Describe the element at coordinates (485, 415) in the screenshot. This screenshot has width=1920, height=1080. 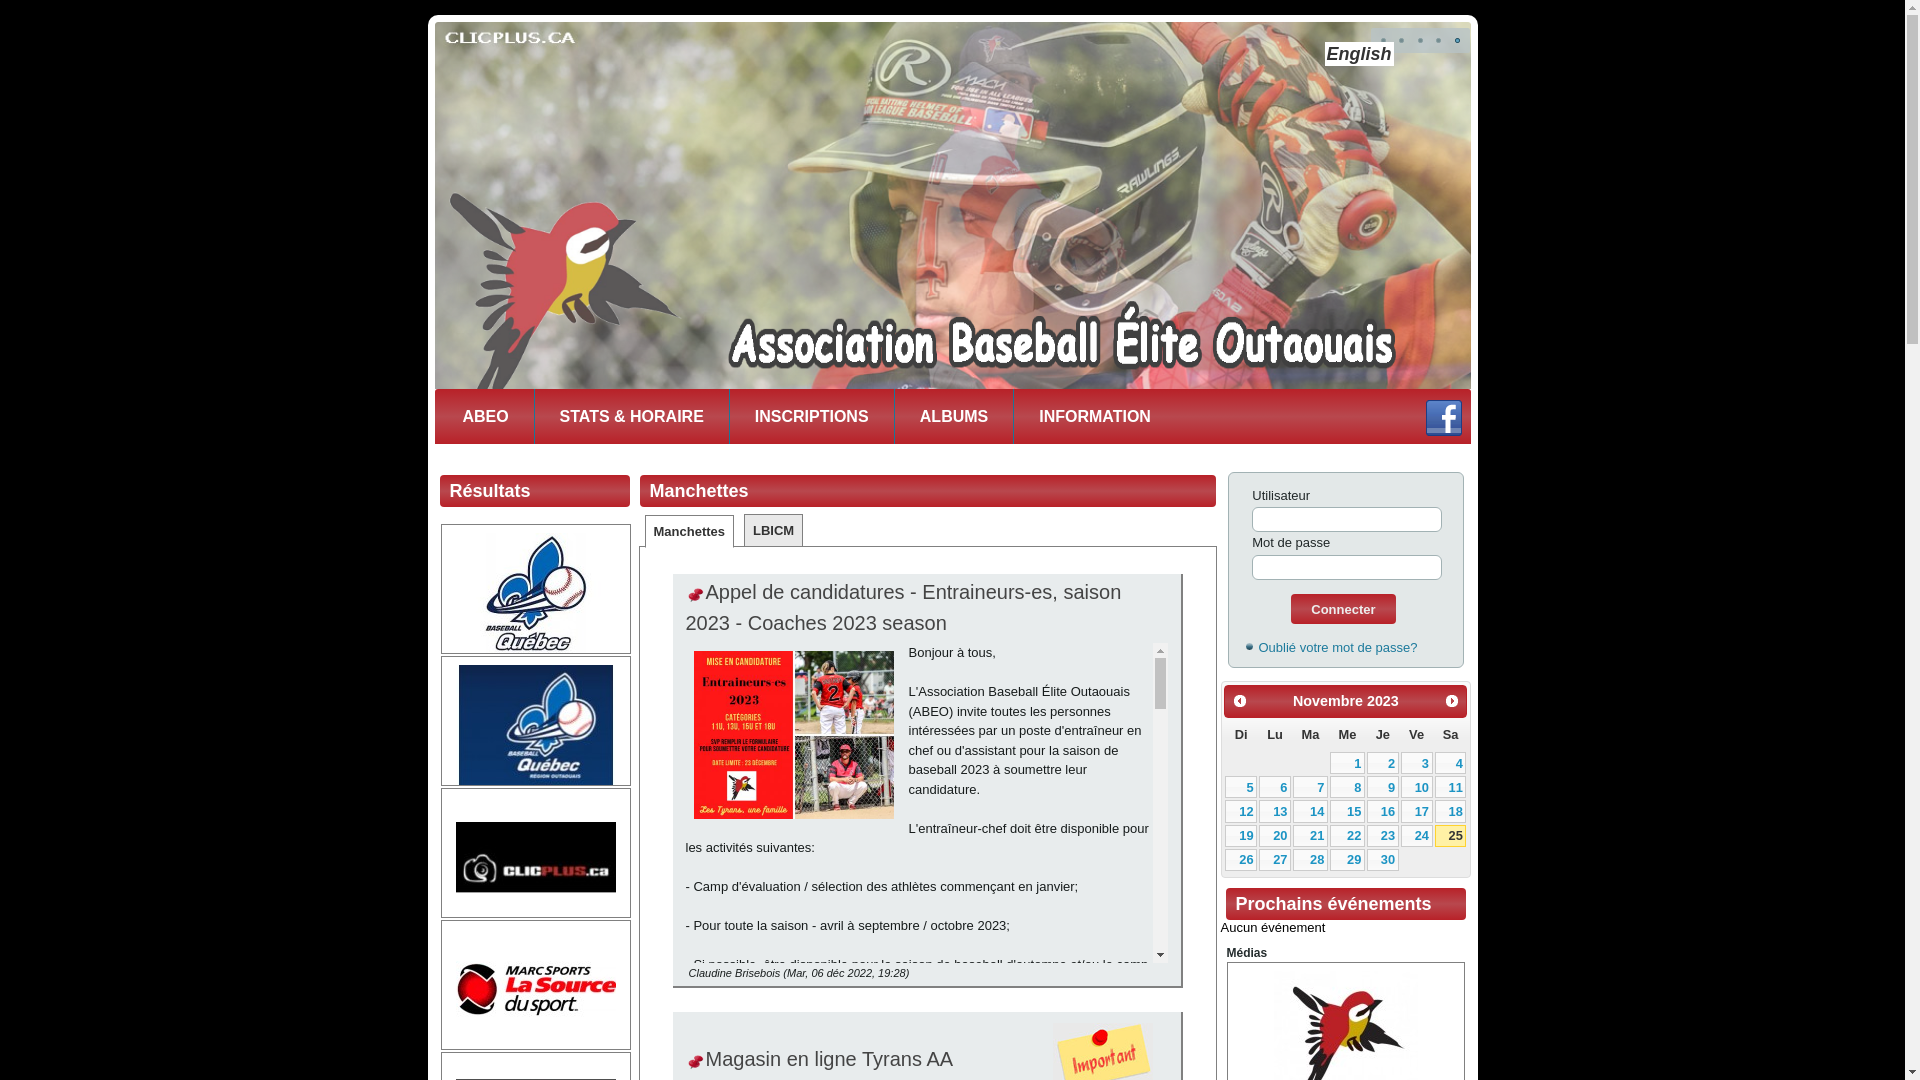
I see `'ABEO'` at that location.